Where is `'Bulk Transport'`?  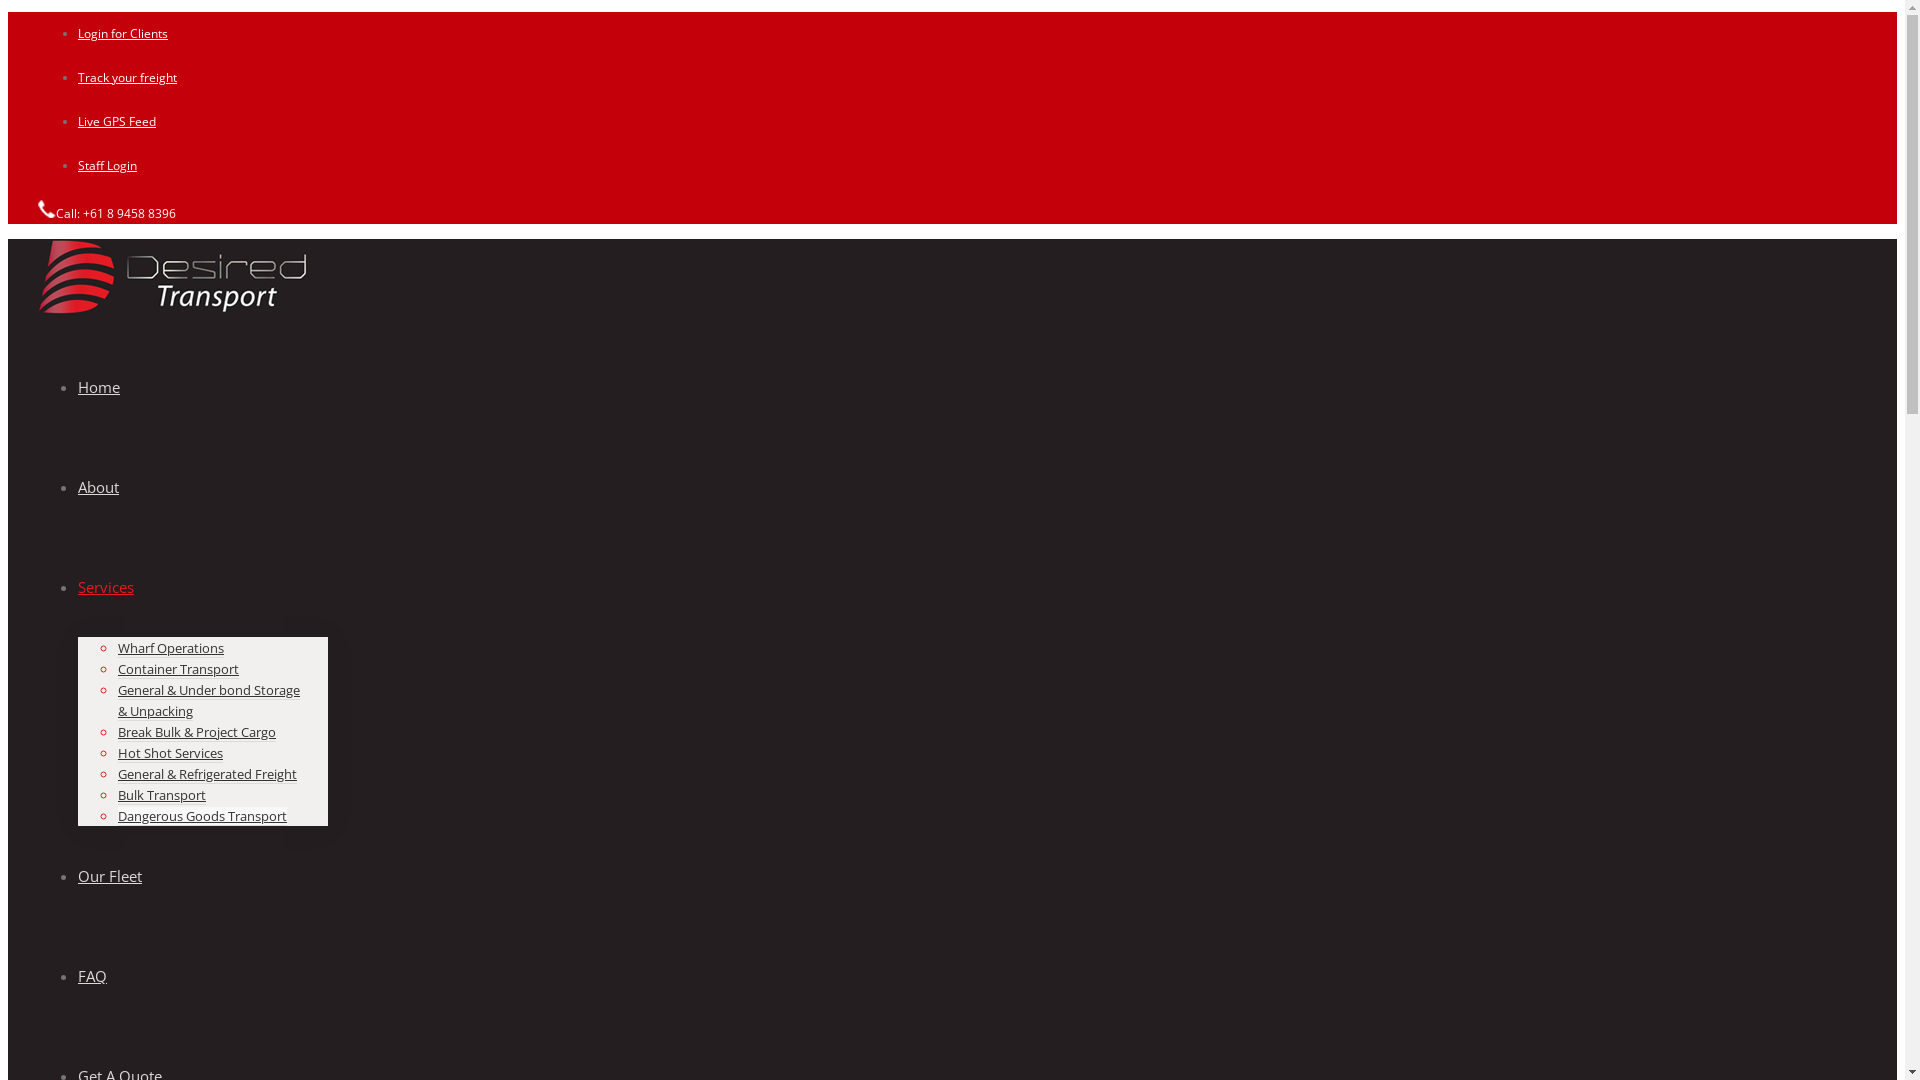 'Bulk Transport' is located at coordinates (162, 794).